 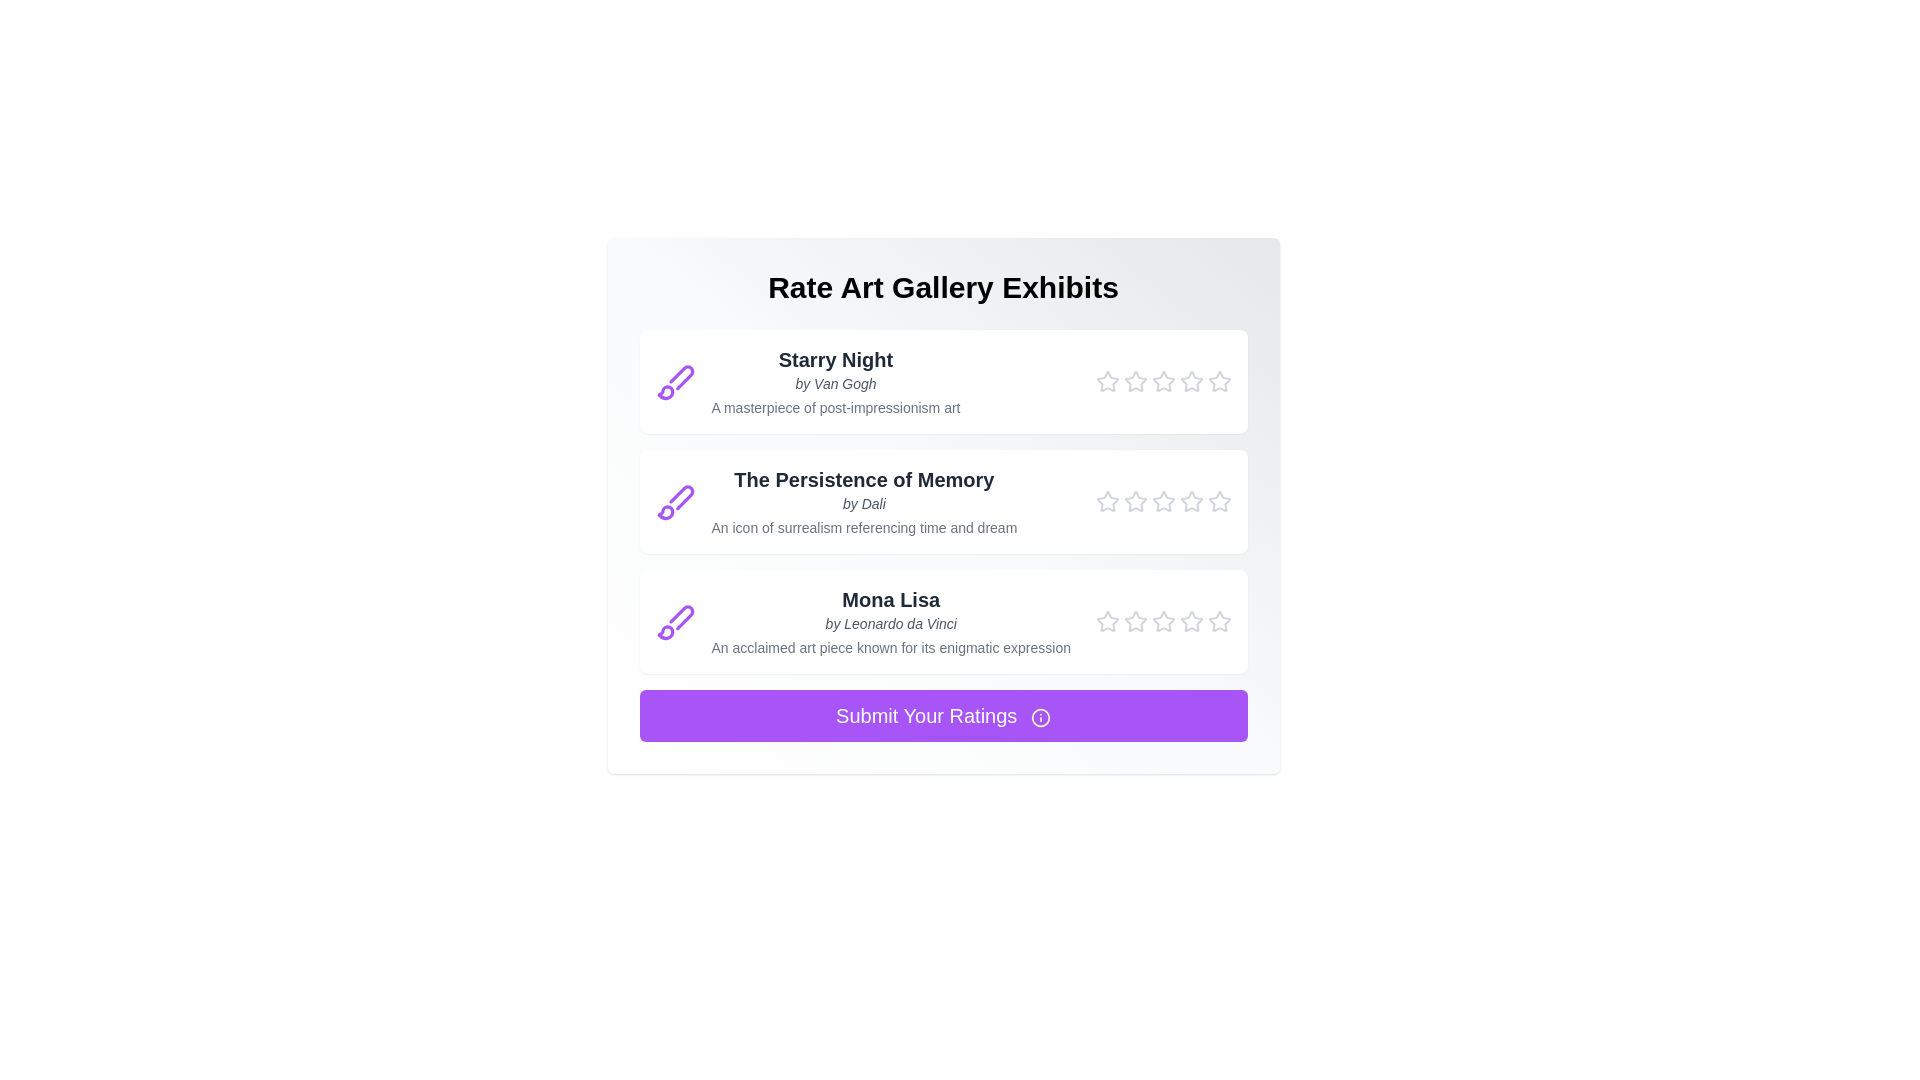 I want to click on the star corresponding to 2 for the painting titled Mona Lisa to set its rating, so click(x=1135, y=620).